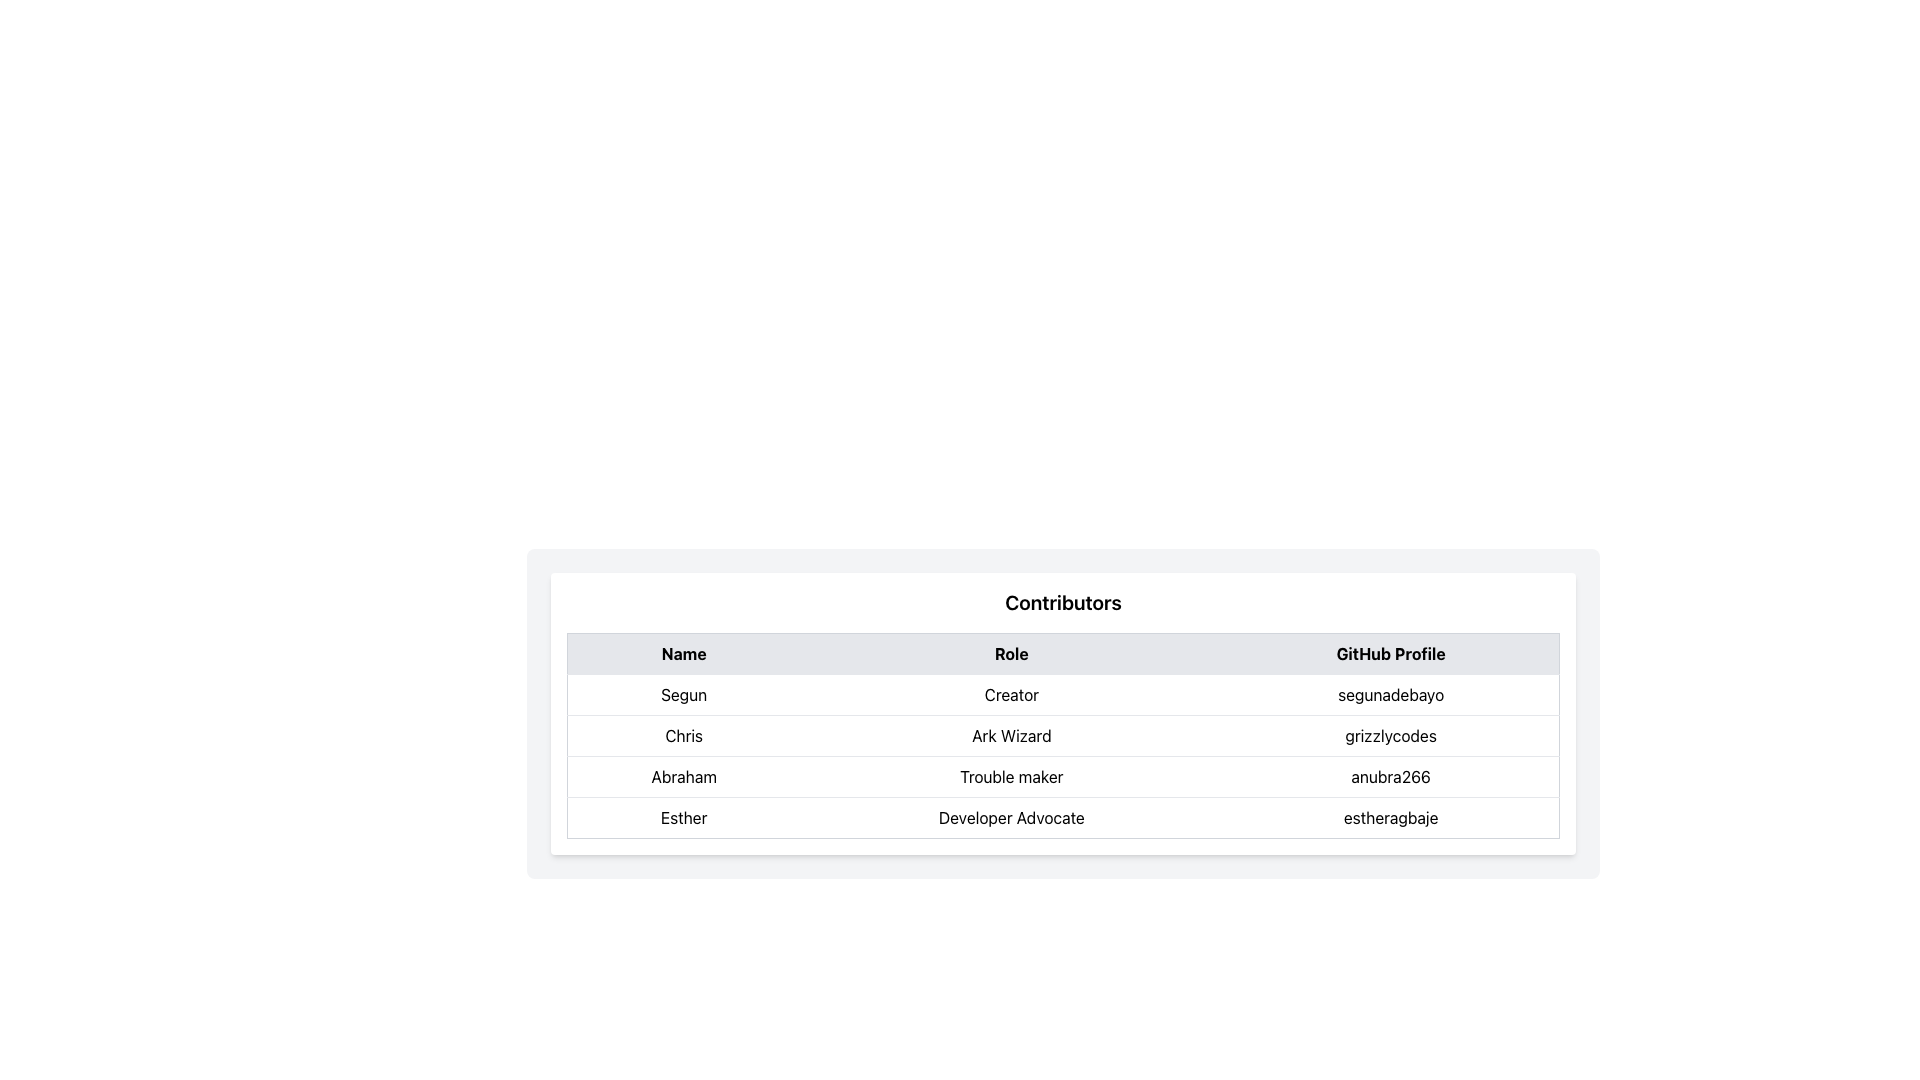 The height and width of the screenshot is (1080, 1920). I want to click on text of the Text Label displaying the GitHub username 'estheragbaje' for the user 'Esther' in the last row of the table under the 'GitHub Profile' column, so click(1390, 817).